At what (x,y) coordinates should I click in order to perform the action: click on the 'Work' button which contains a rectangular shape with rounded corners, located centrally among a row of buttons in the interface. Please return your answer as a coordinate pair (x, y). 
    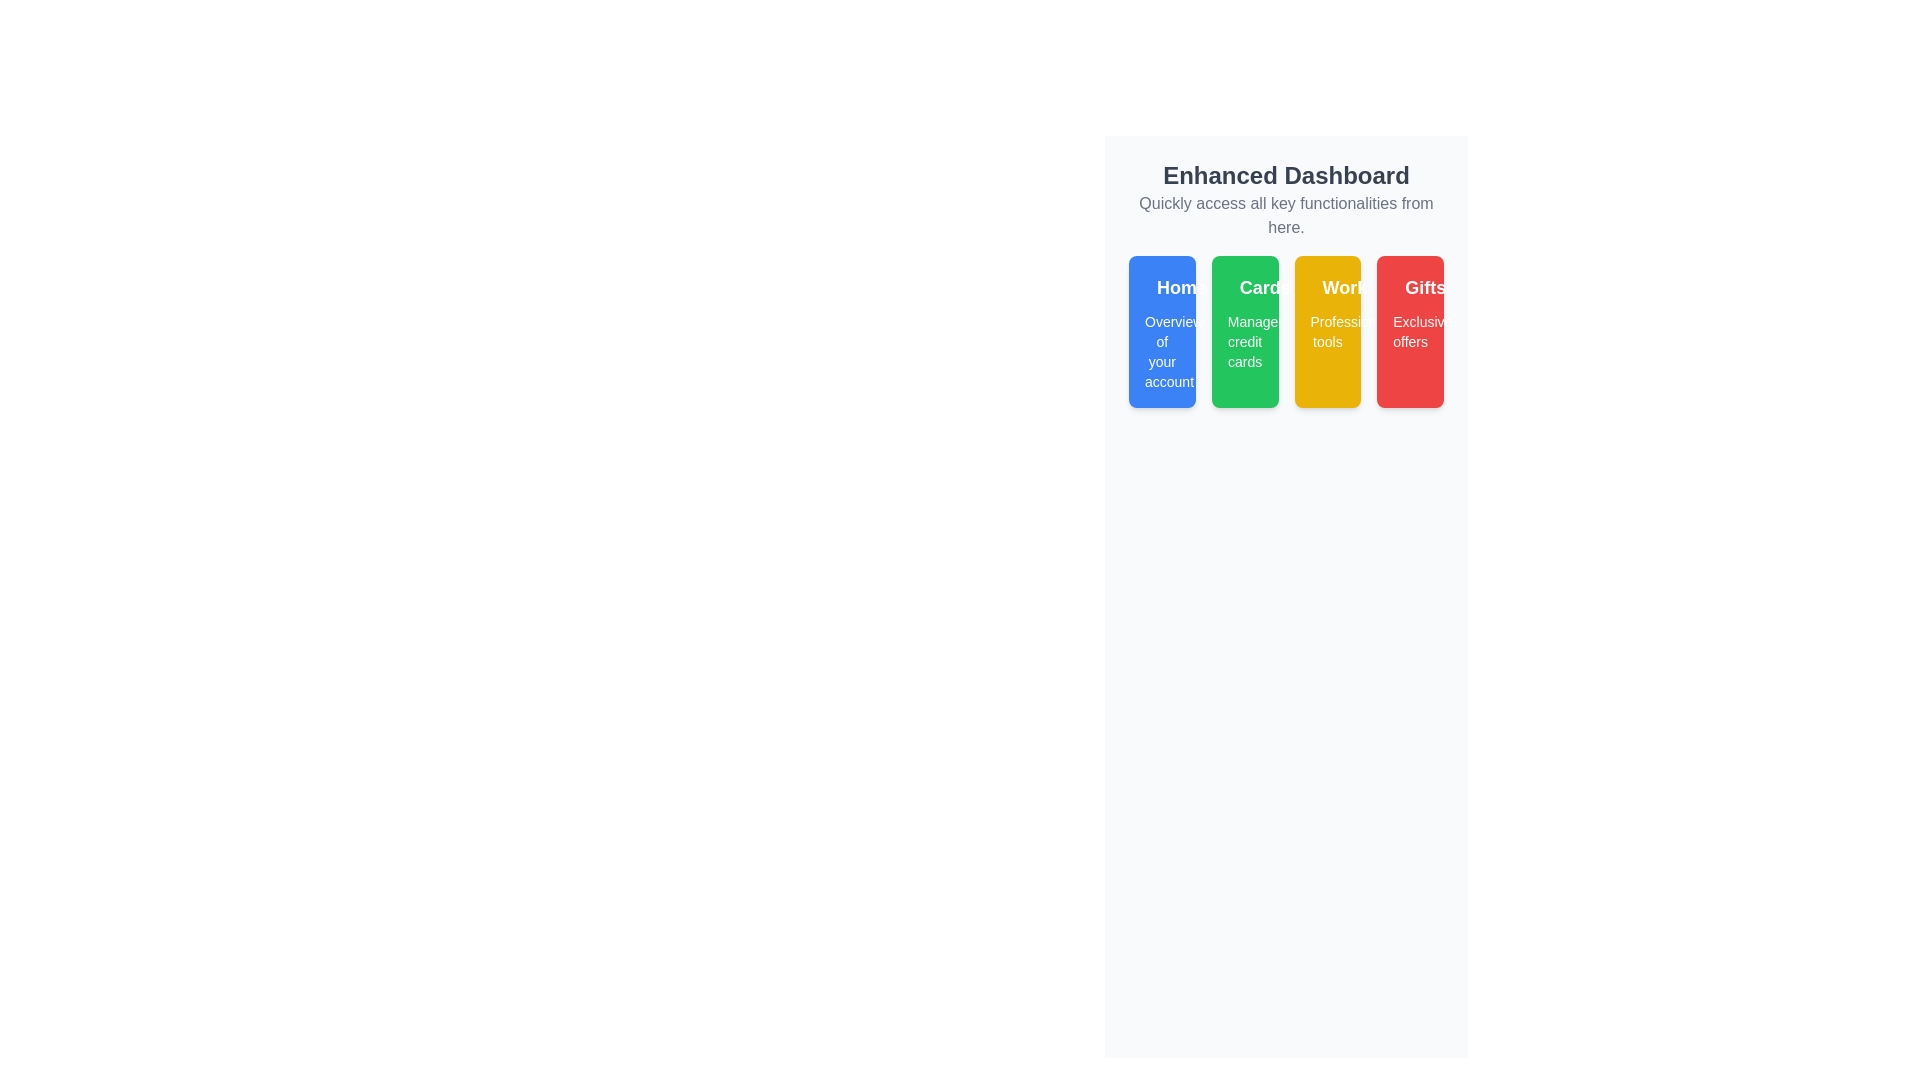
    Looking at the image, I should click on (1322, 285).